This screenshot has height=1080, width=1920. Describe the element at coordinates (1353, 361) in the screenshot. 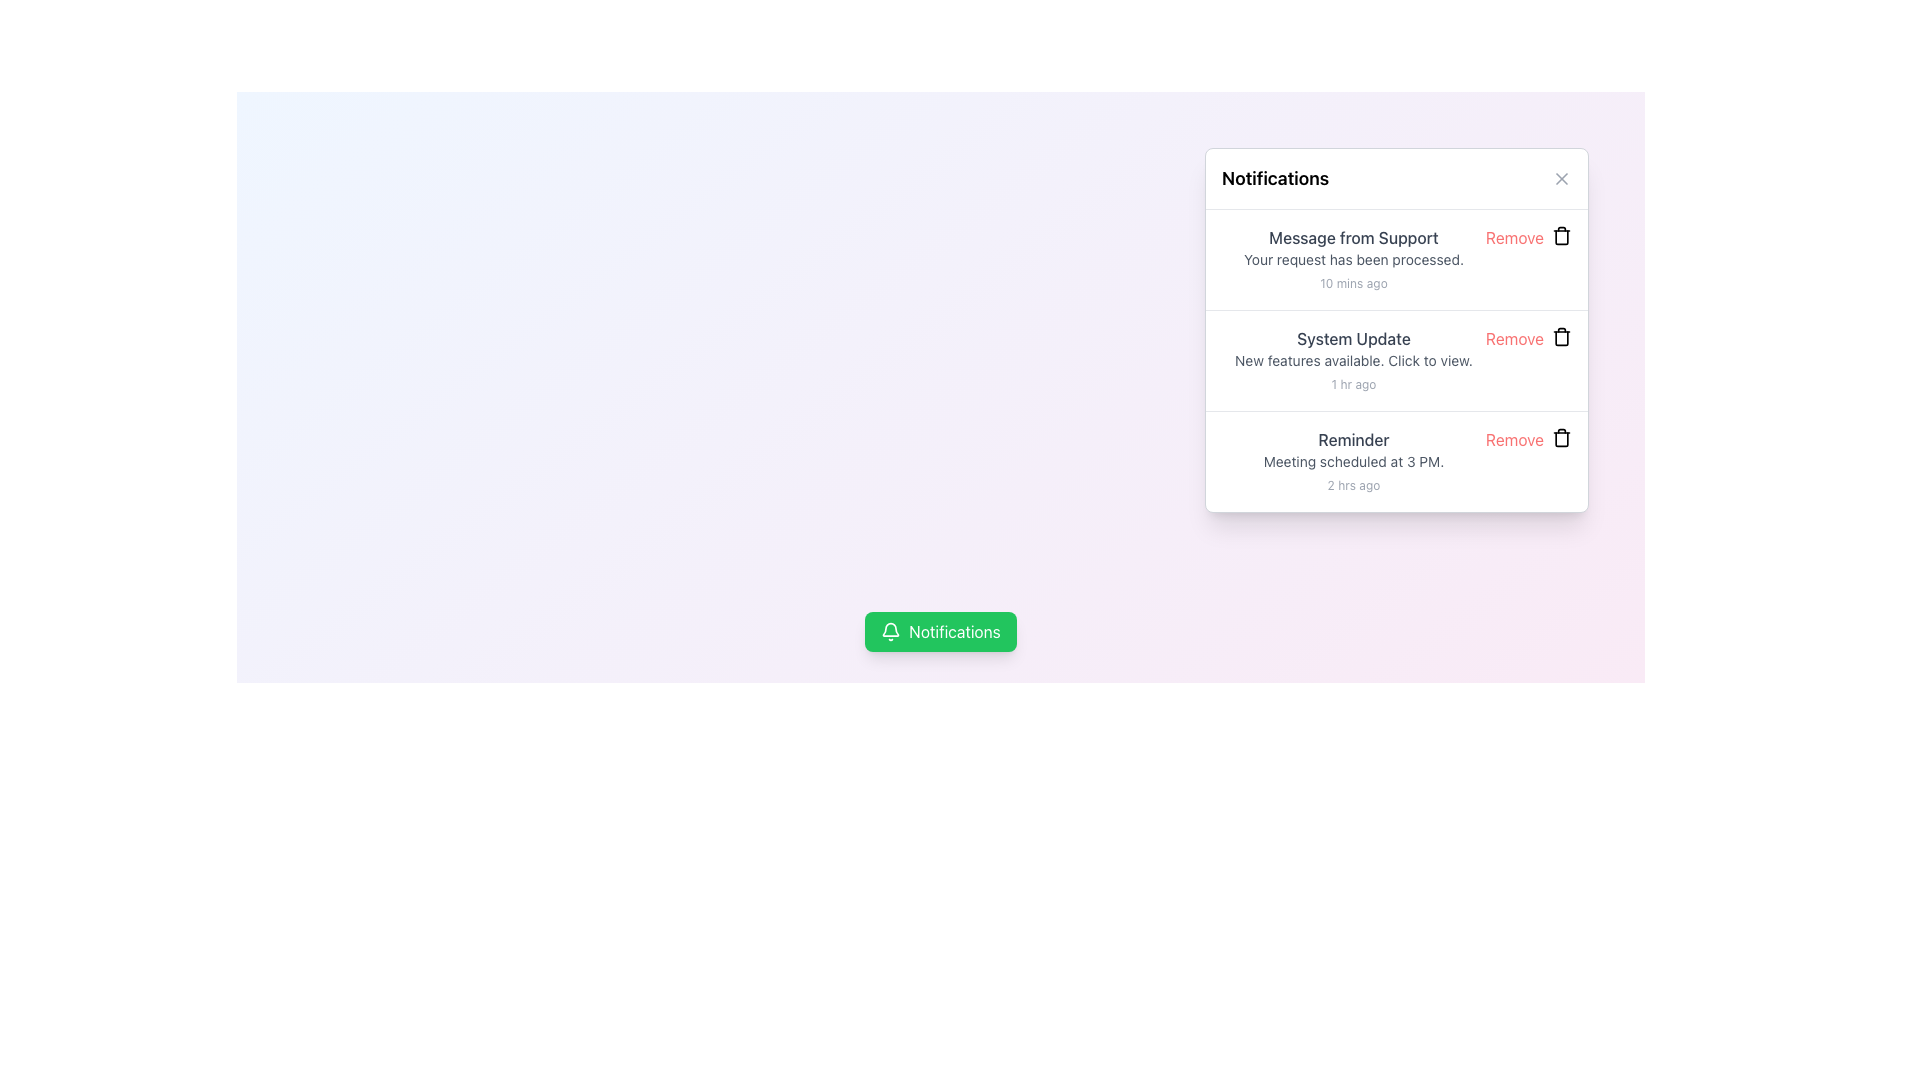

I see `the informational text block that conveys a message about a system update, positioned below 'Message from Support' and above 'Reminder' in the notification panel` at that location.